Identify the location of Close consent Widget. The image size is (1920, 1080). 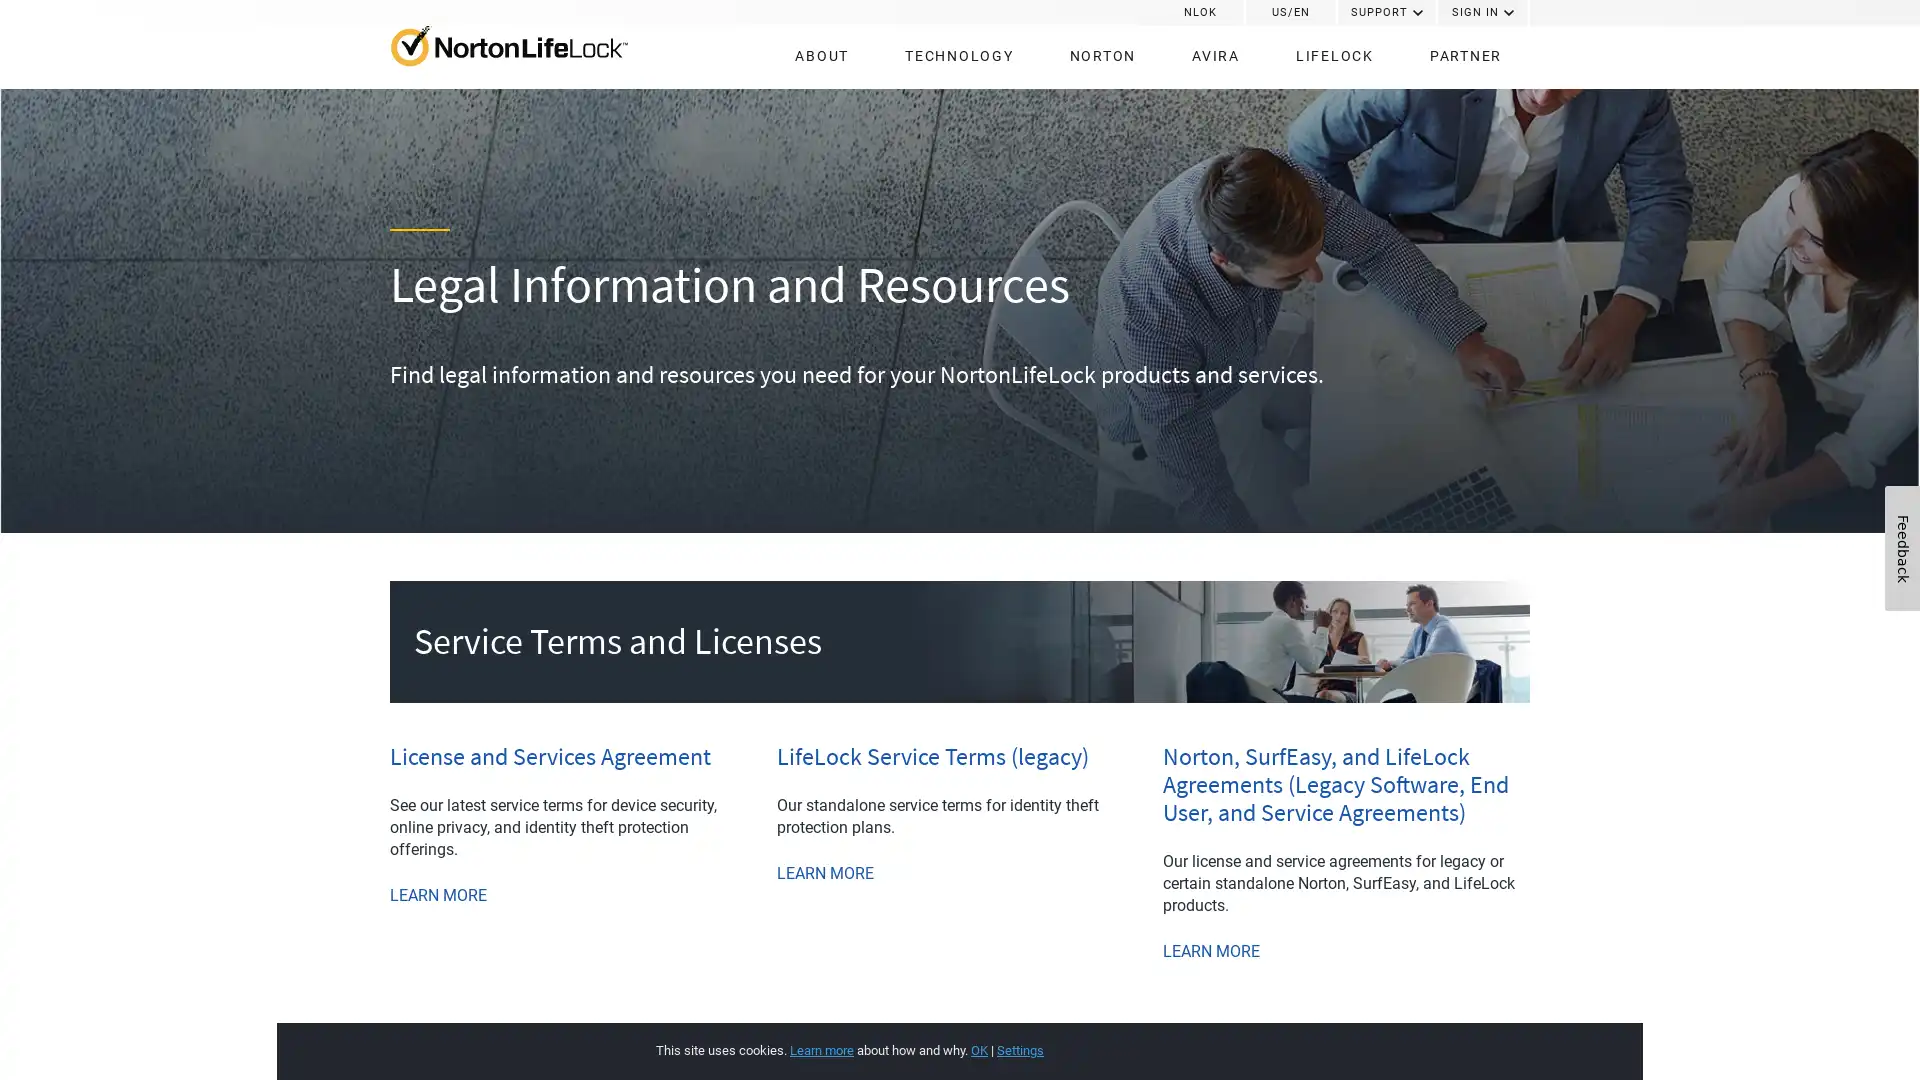
(1483, 1029).